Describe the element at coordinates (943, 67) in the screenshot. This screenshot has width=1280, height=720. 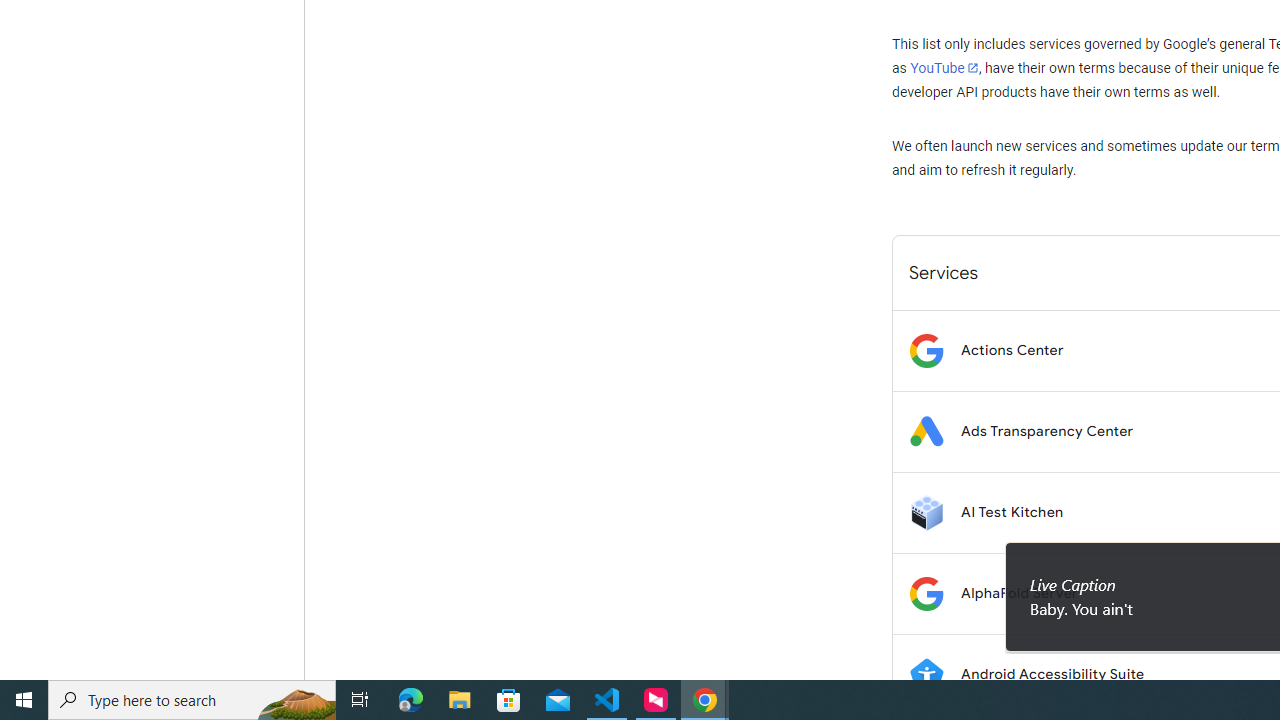
I see `'YouTube'` at that location.